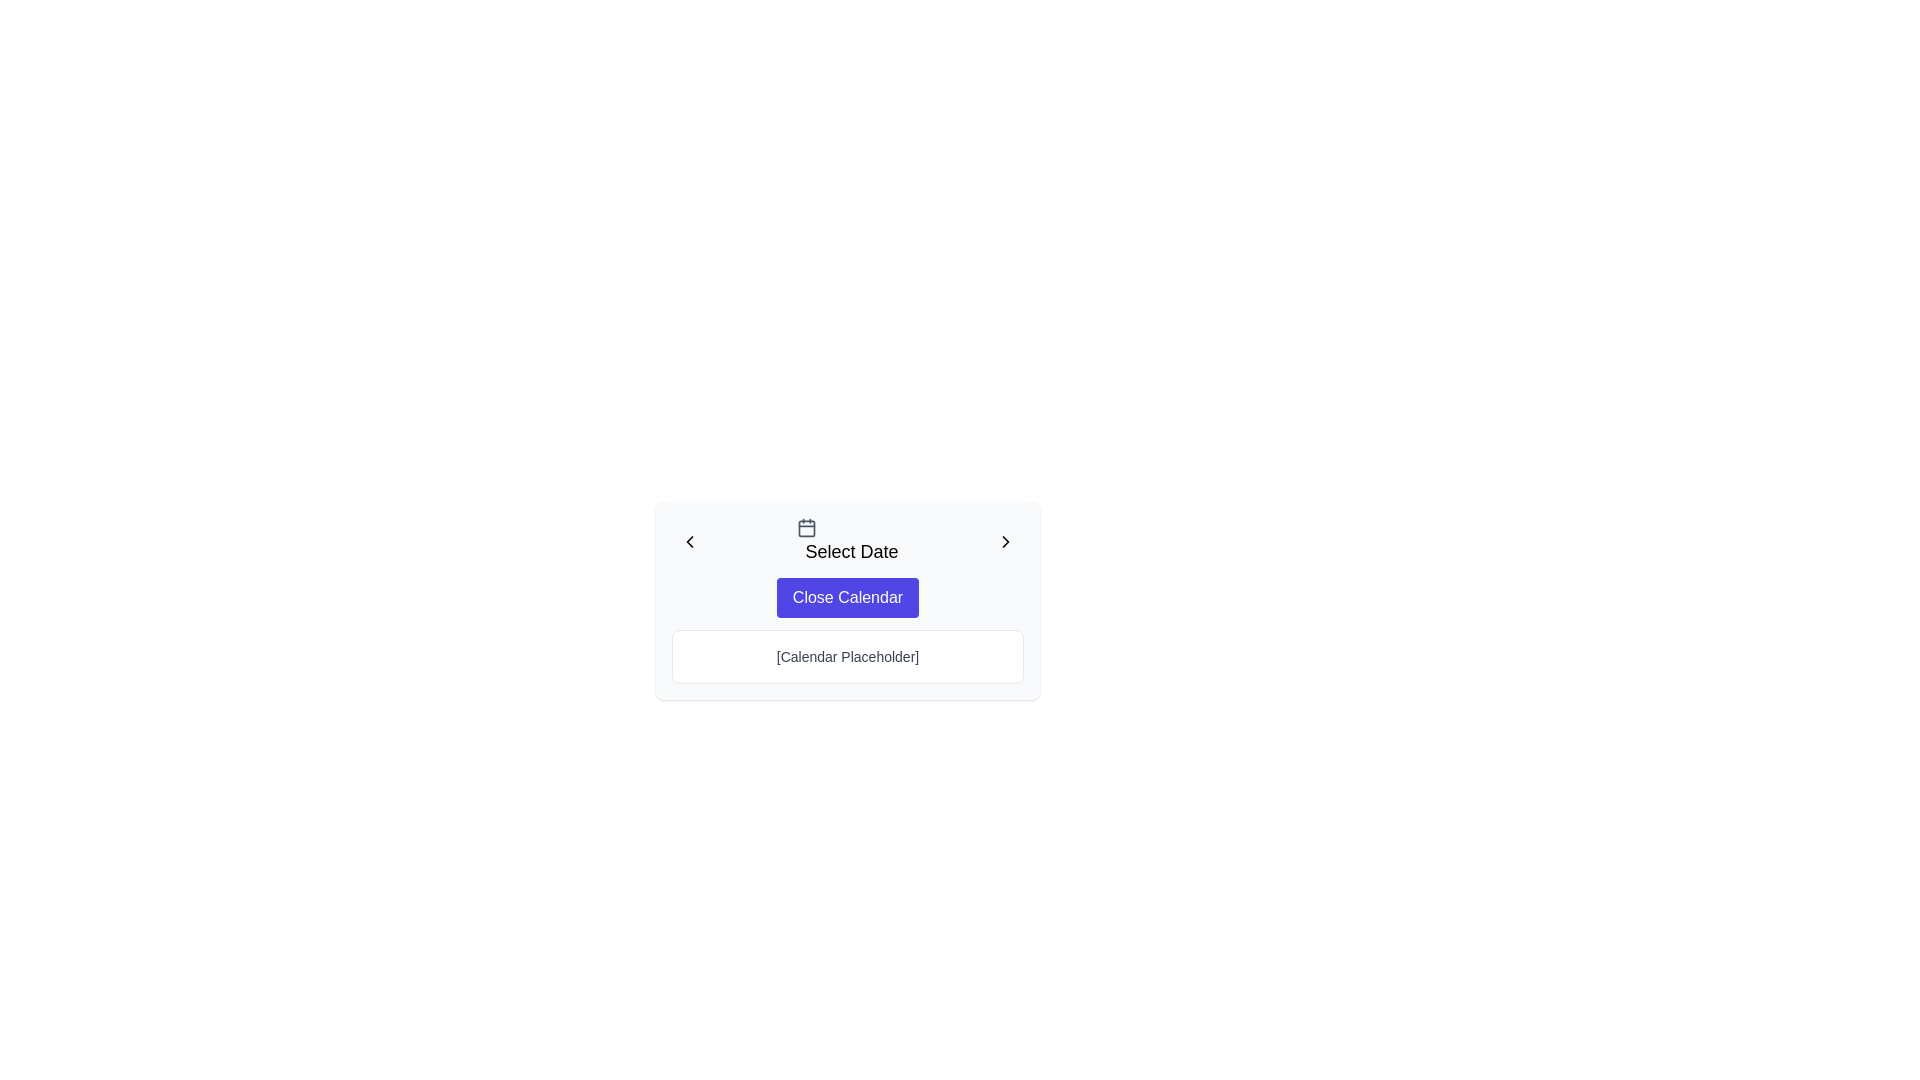  I want to click on the 'Select Date' label, which features a calendar icon to the left and chevron icons on both sides, so click(848, 542).